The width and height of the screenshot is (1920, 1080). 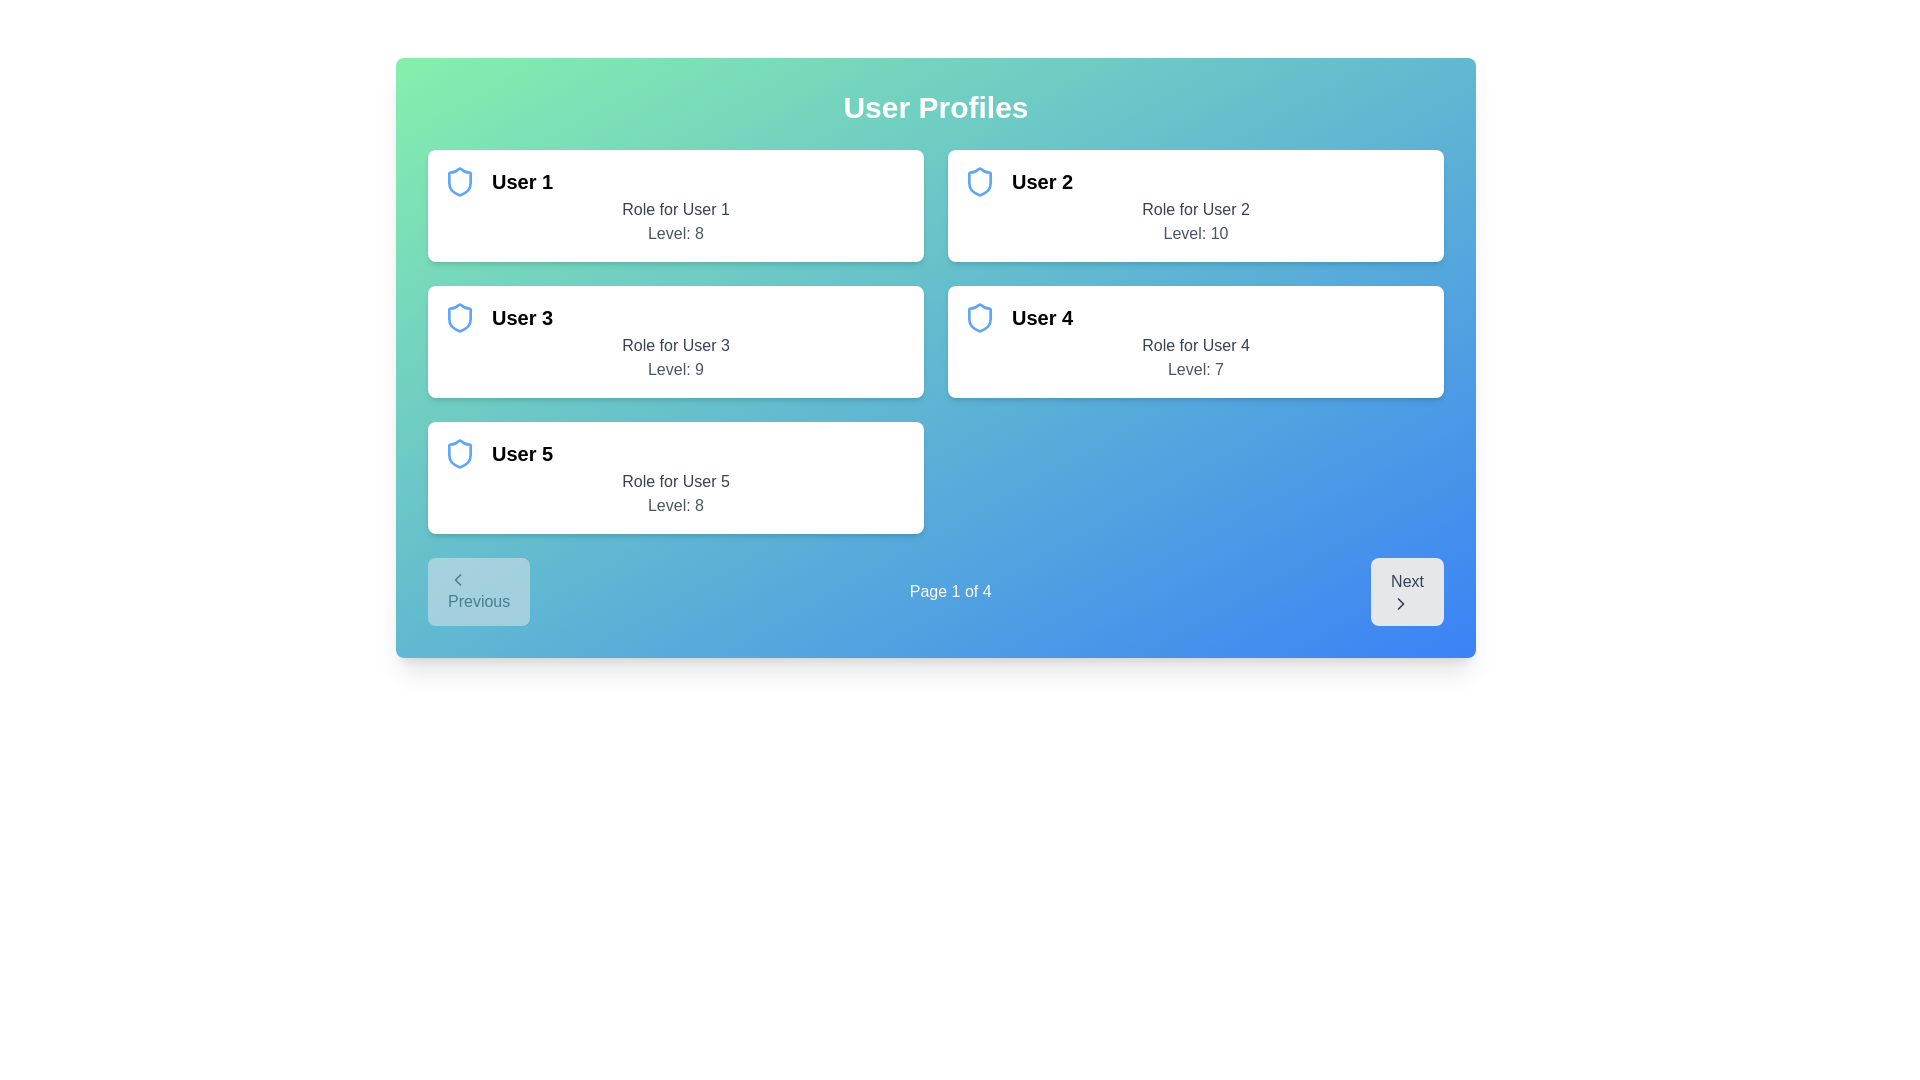 I want to click on the Header text label located in the bottom-left quadrant of the interface, which is part of the third card in the second row, so click(x=522, y=454).